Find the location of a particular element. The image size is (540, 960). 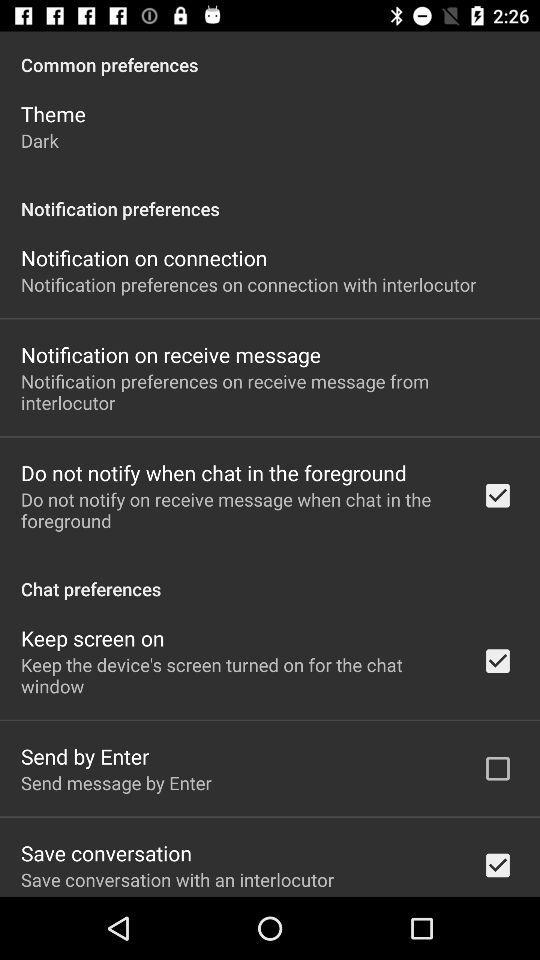

the common preferences app is located at coordinates (270, 53).